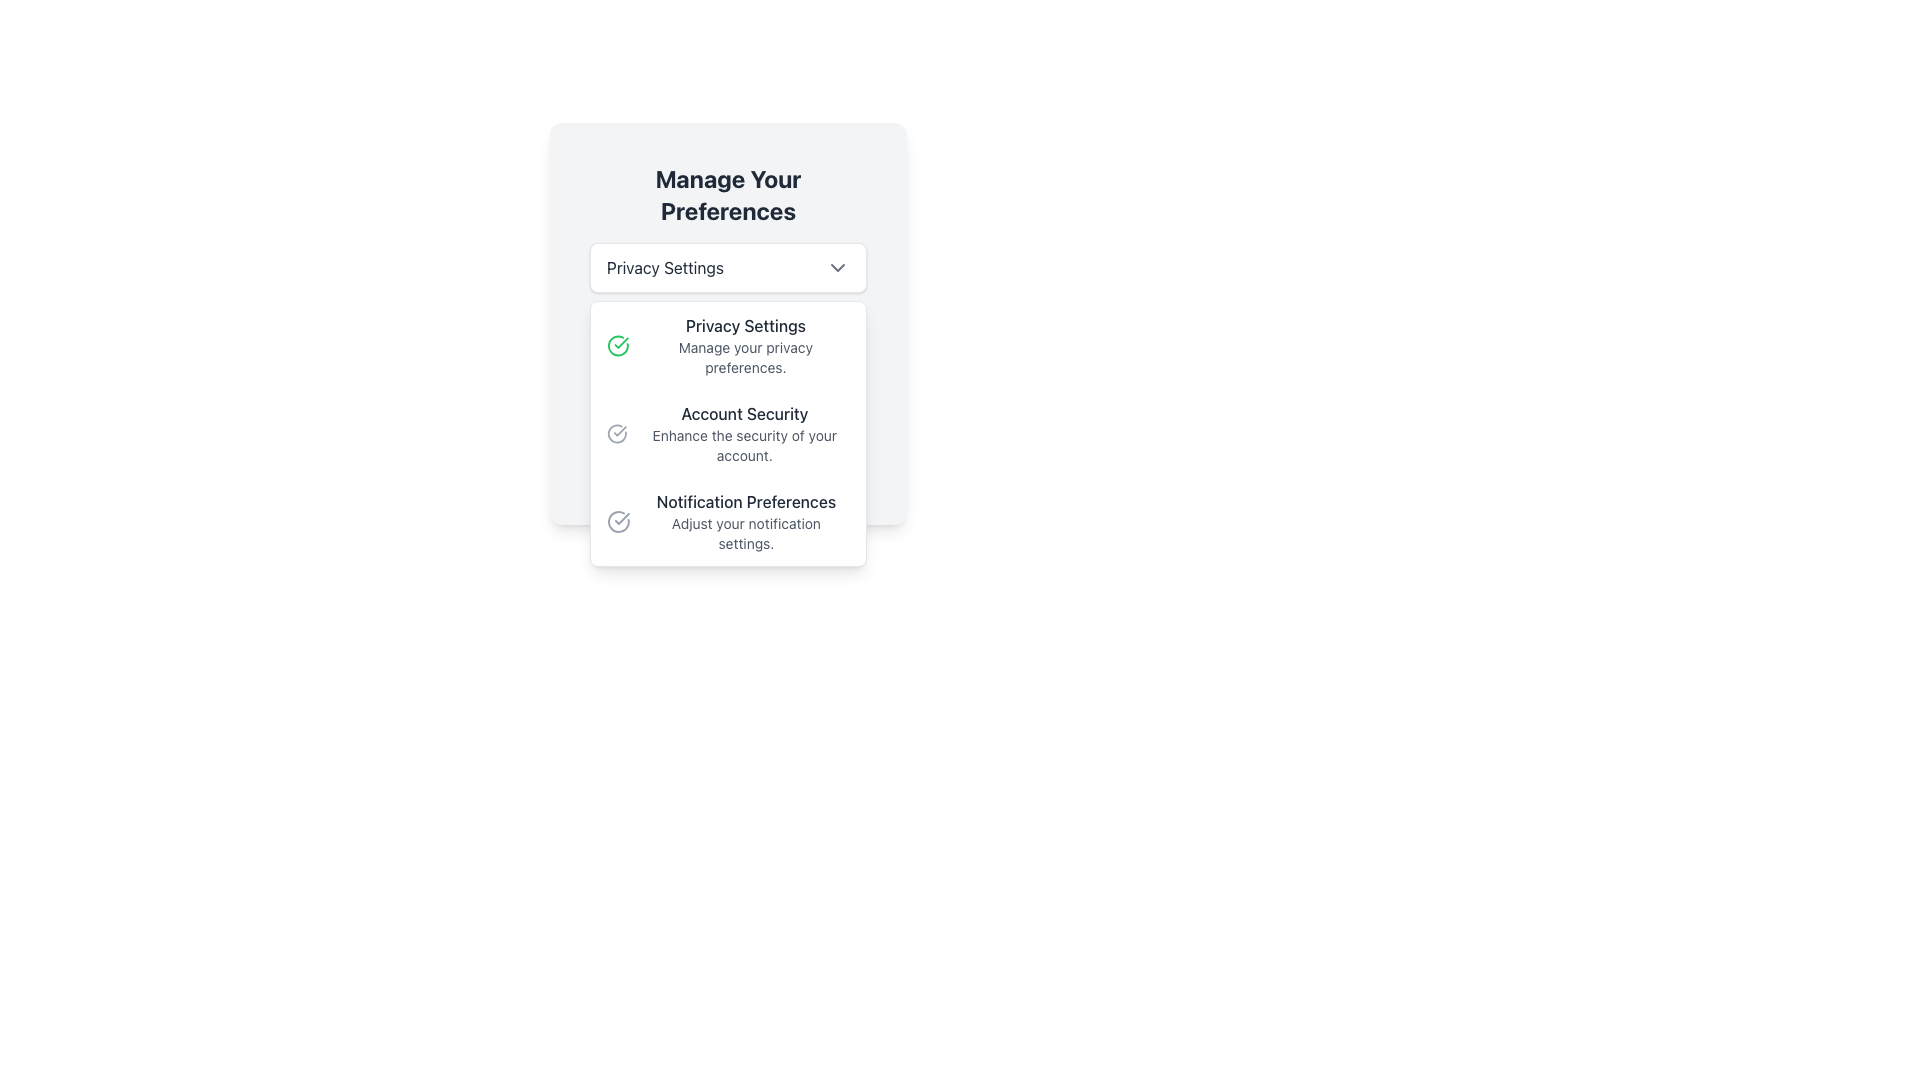  Describe the element at coordinates (617, 345) in the screenshot. I see `the circular icon featuring a green checkmark inside, located to the left of the text 'Privacy Settings Manage your privacy preferences.' in the first option of the dropdown menu` at that location.